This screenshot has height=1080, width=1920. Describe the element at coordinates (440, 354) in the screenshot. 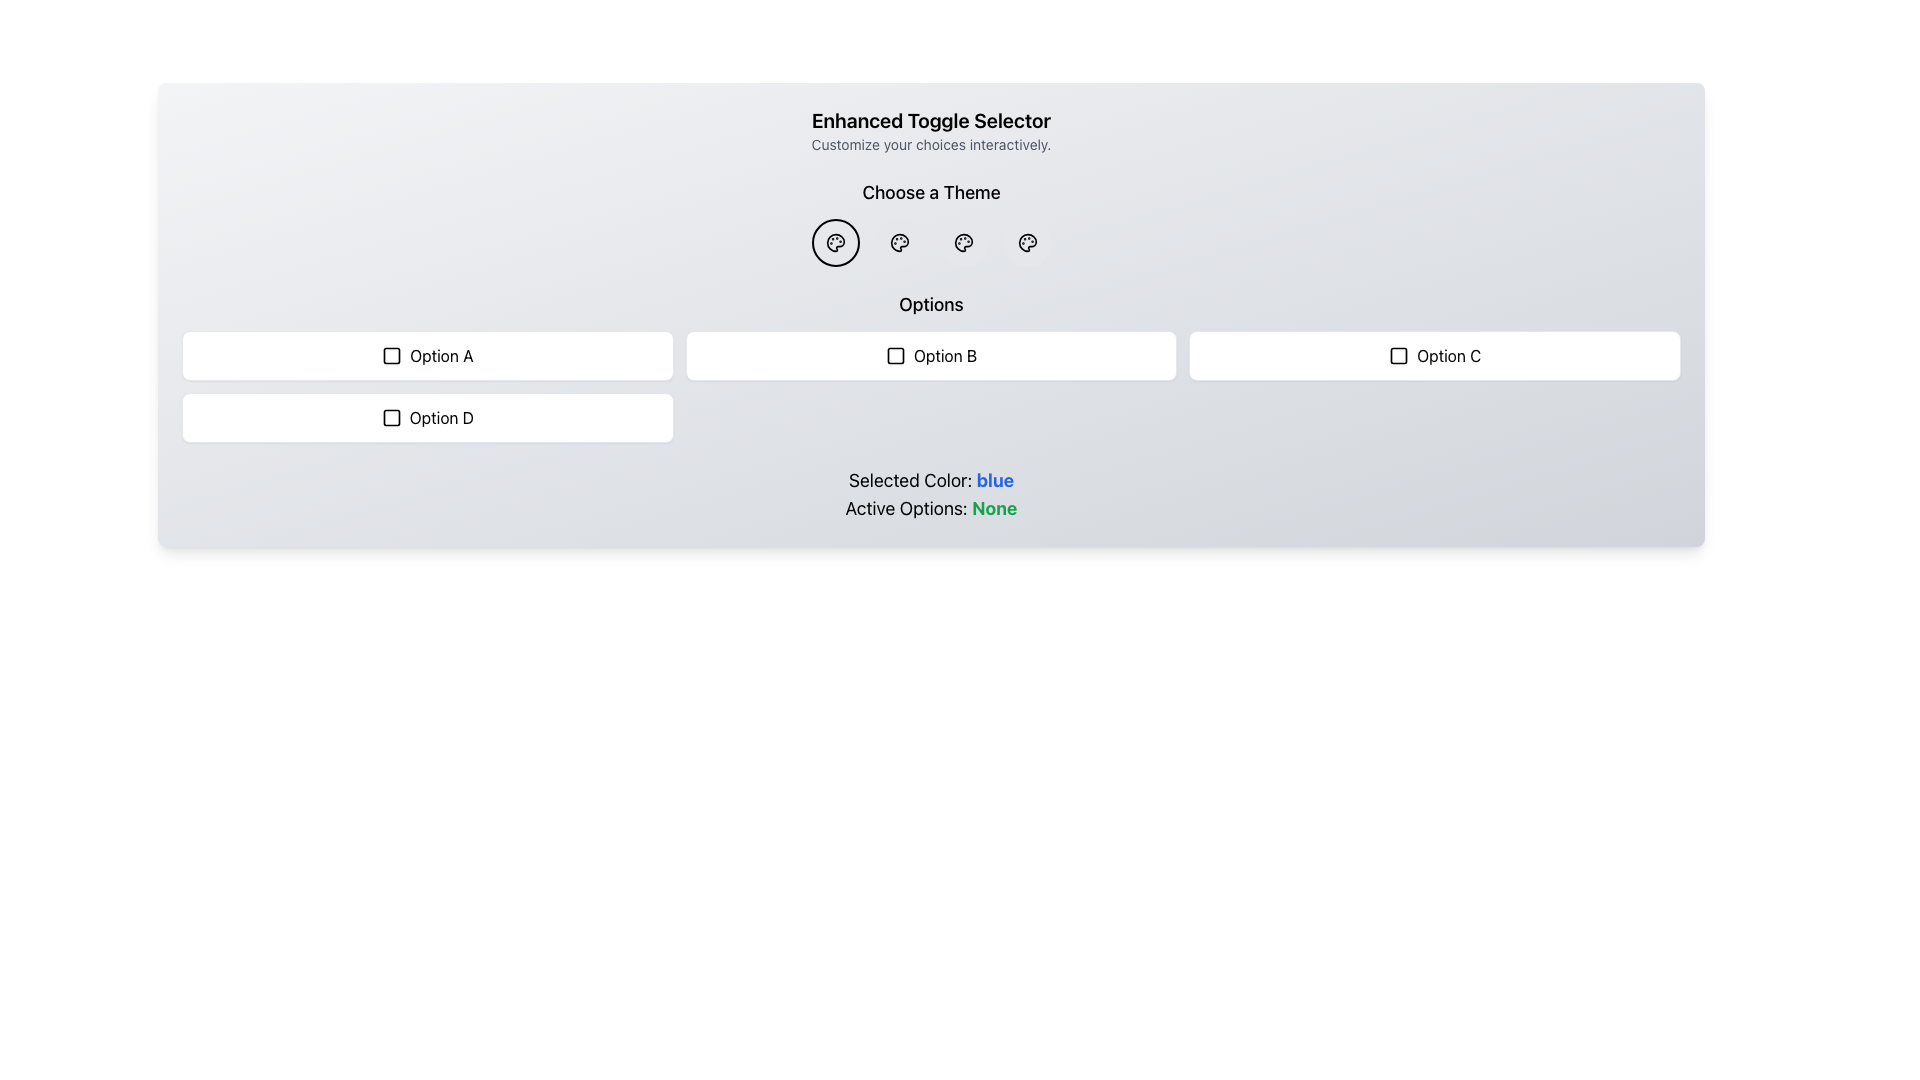

I see `the text label 'Option A' which is part of the first selectable card in the options grid, located below the 'Options' header` at that location.